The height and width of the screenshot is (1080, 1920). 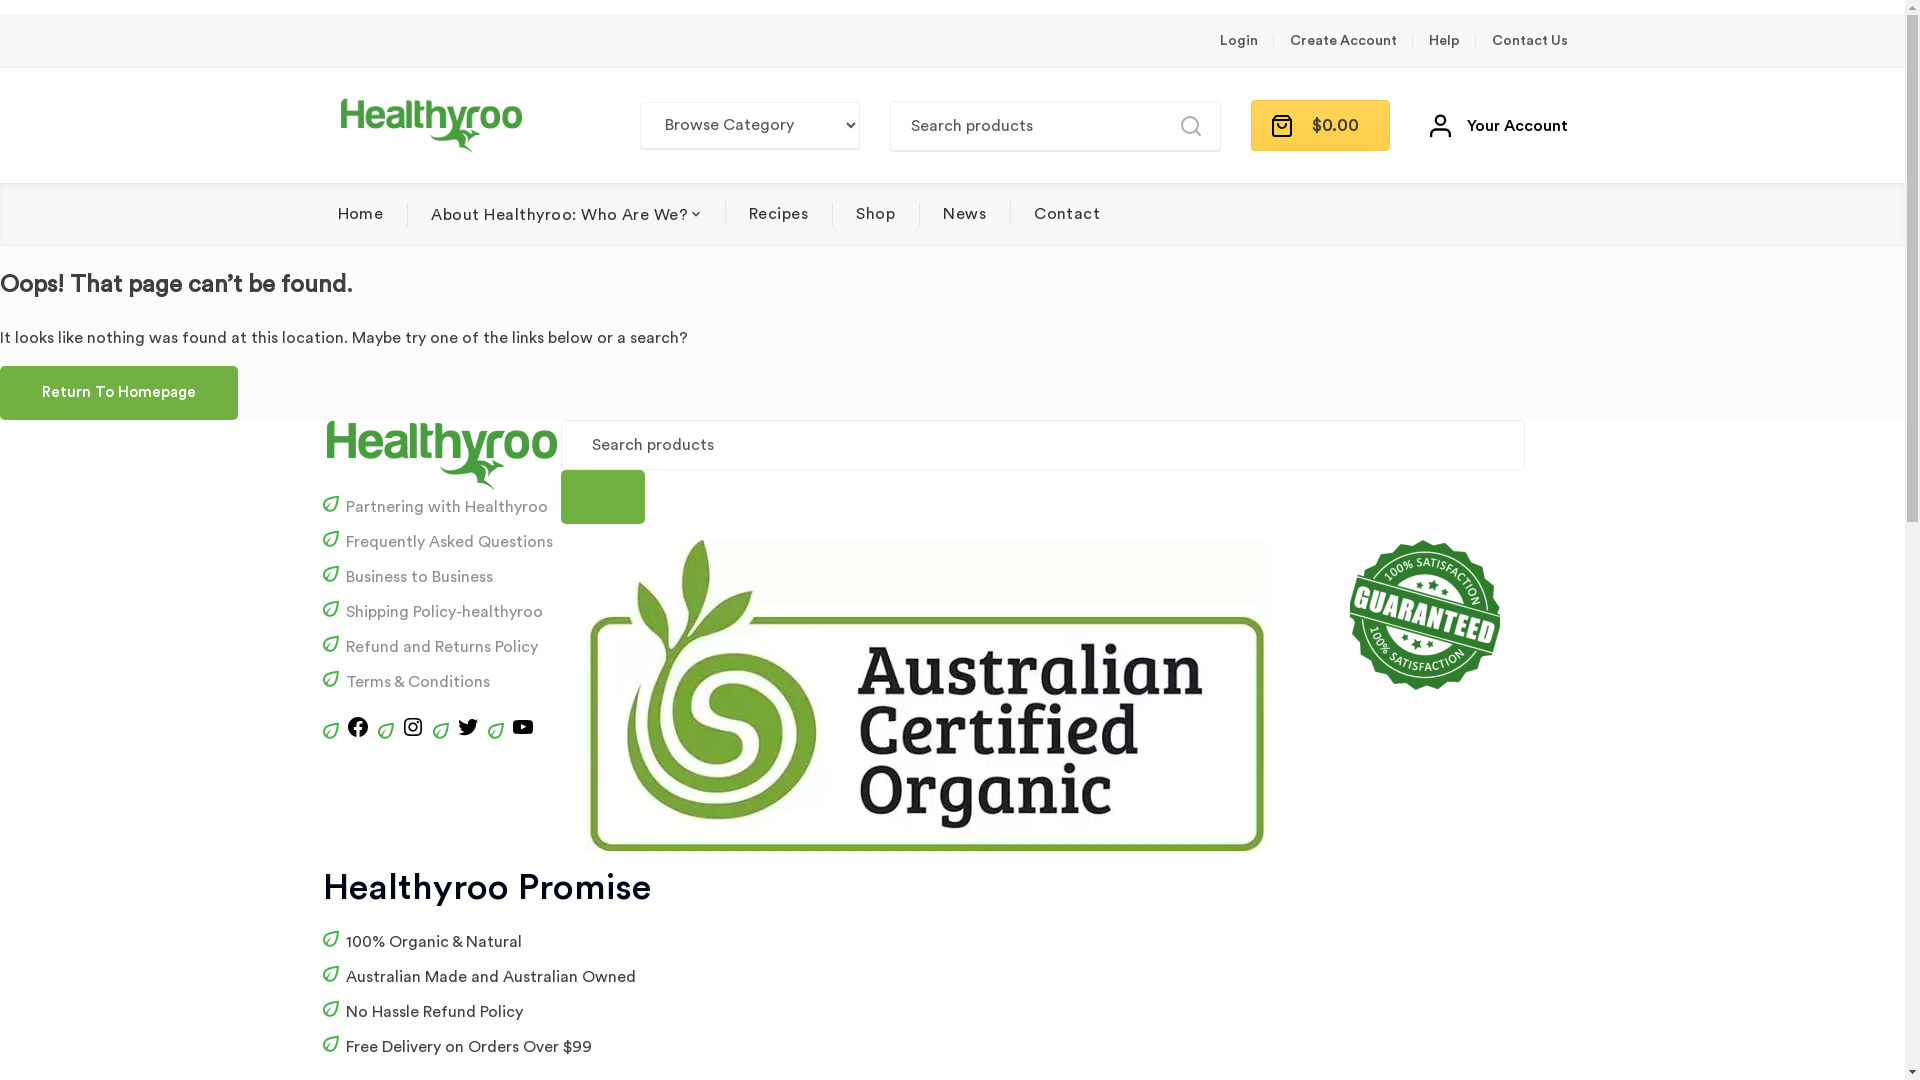 I want to click on 'Refund and Returns Policy', so click(x=345, y=647).